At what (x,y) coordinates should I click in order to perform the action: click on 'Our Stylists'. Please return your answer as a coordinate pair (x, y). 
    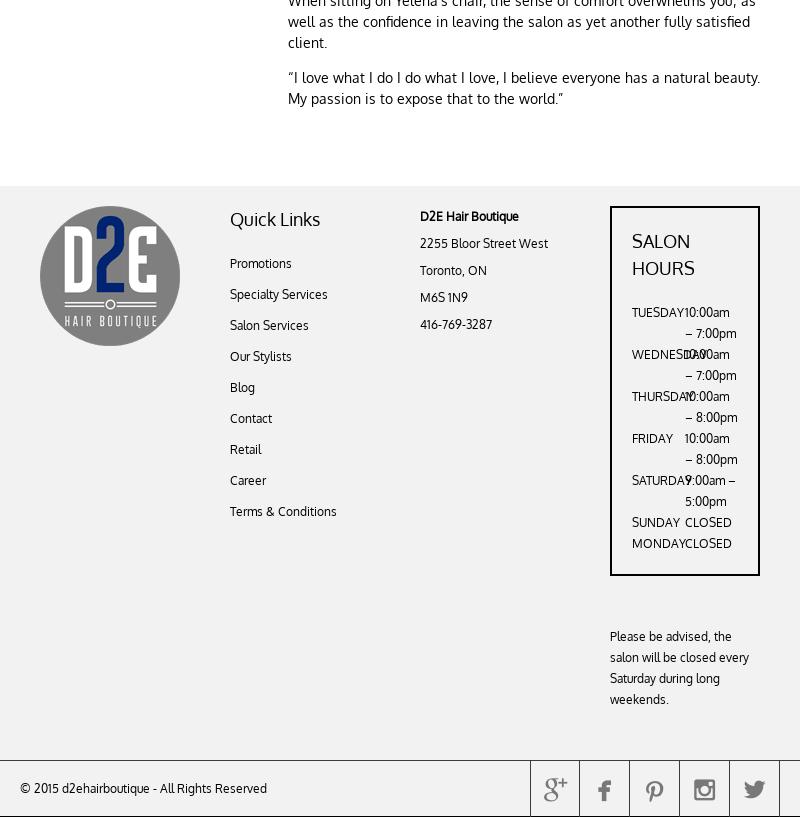
    Looking at the image, I should click on (259, 355).